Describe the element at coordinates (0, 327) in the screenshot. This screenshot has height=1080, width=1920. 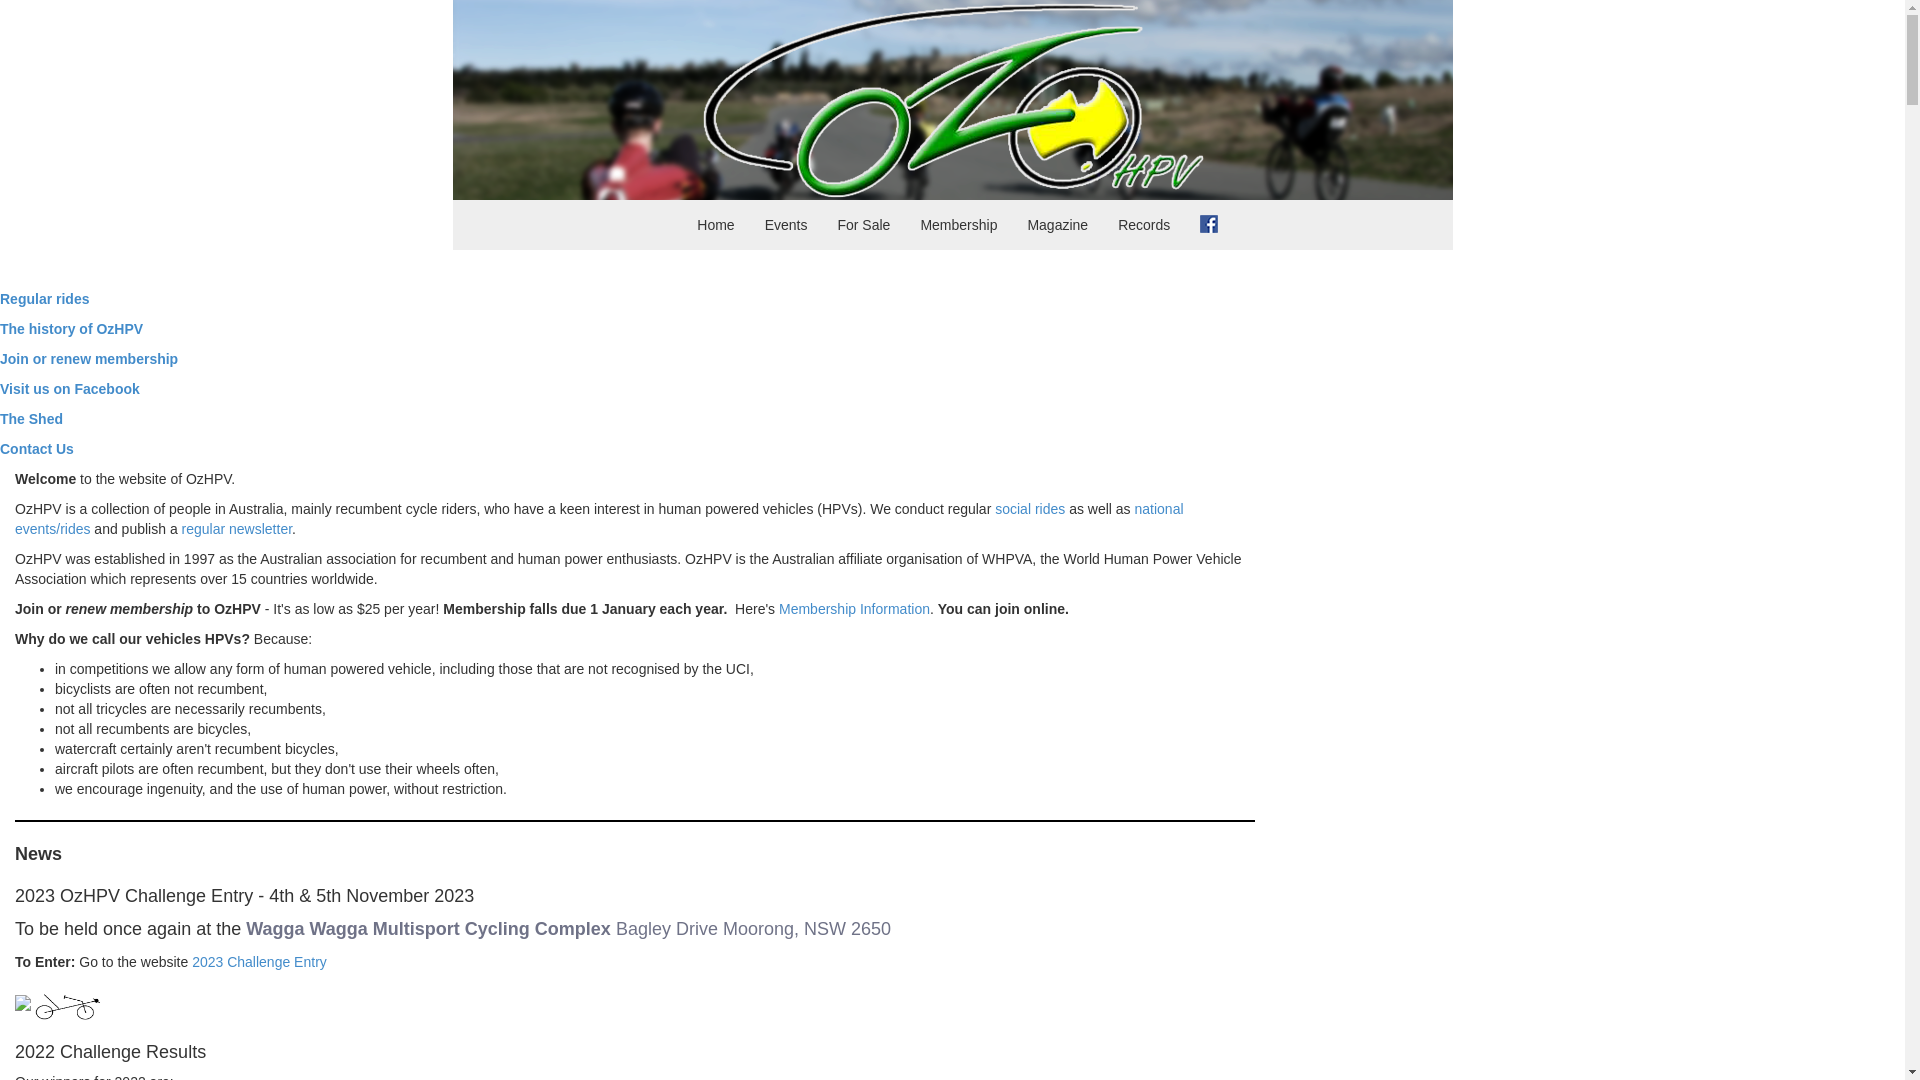
I see `'The history of OzHPV'` at that location.